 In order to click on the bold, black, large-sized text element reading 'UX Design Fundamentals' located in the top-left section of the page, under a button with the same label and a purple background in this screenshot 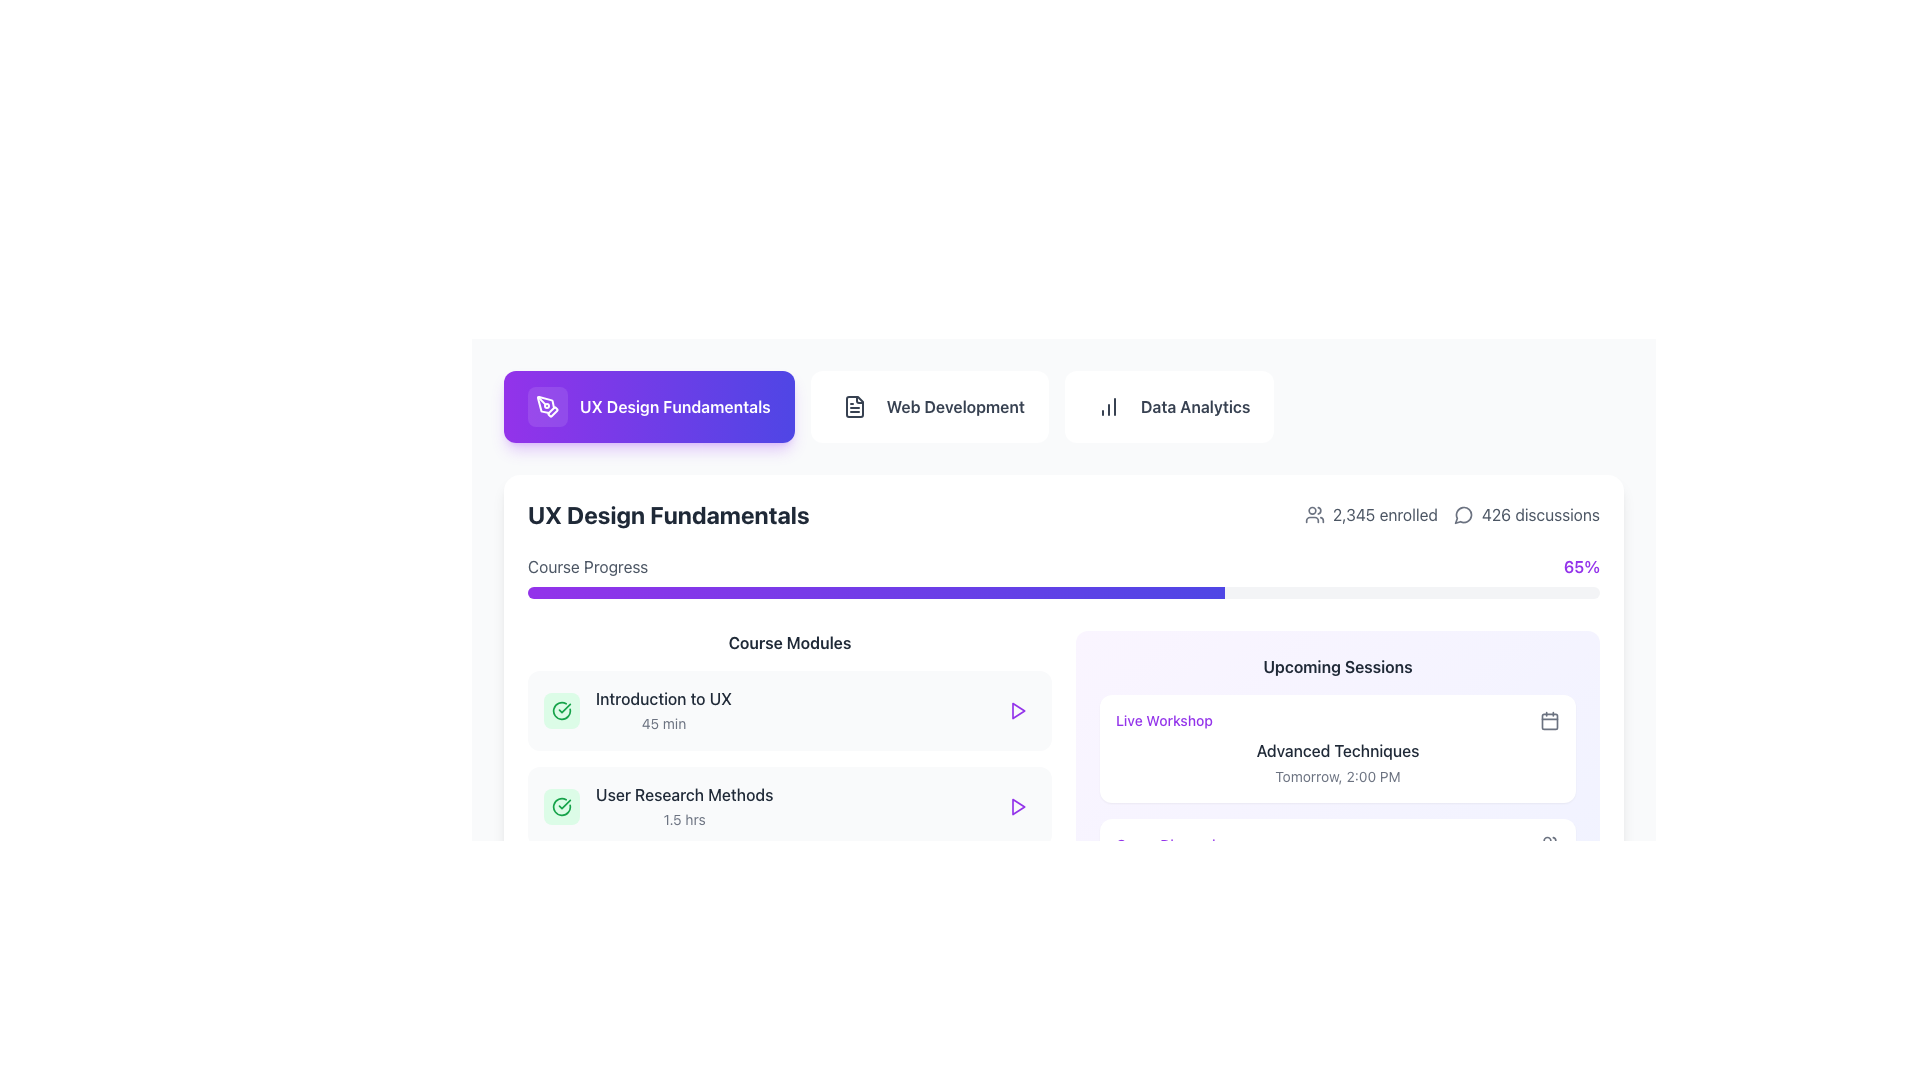, I will do `click(668, 514)`.